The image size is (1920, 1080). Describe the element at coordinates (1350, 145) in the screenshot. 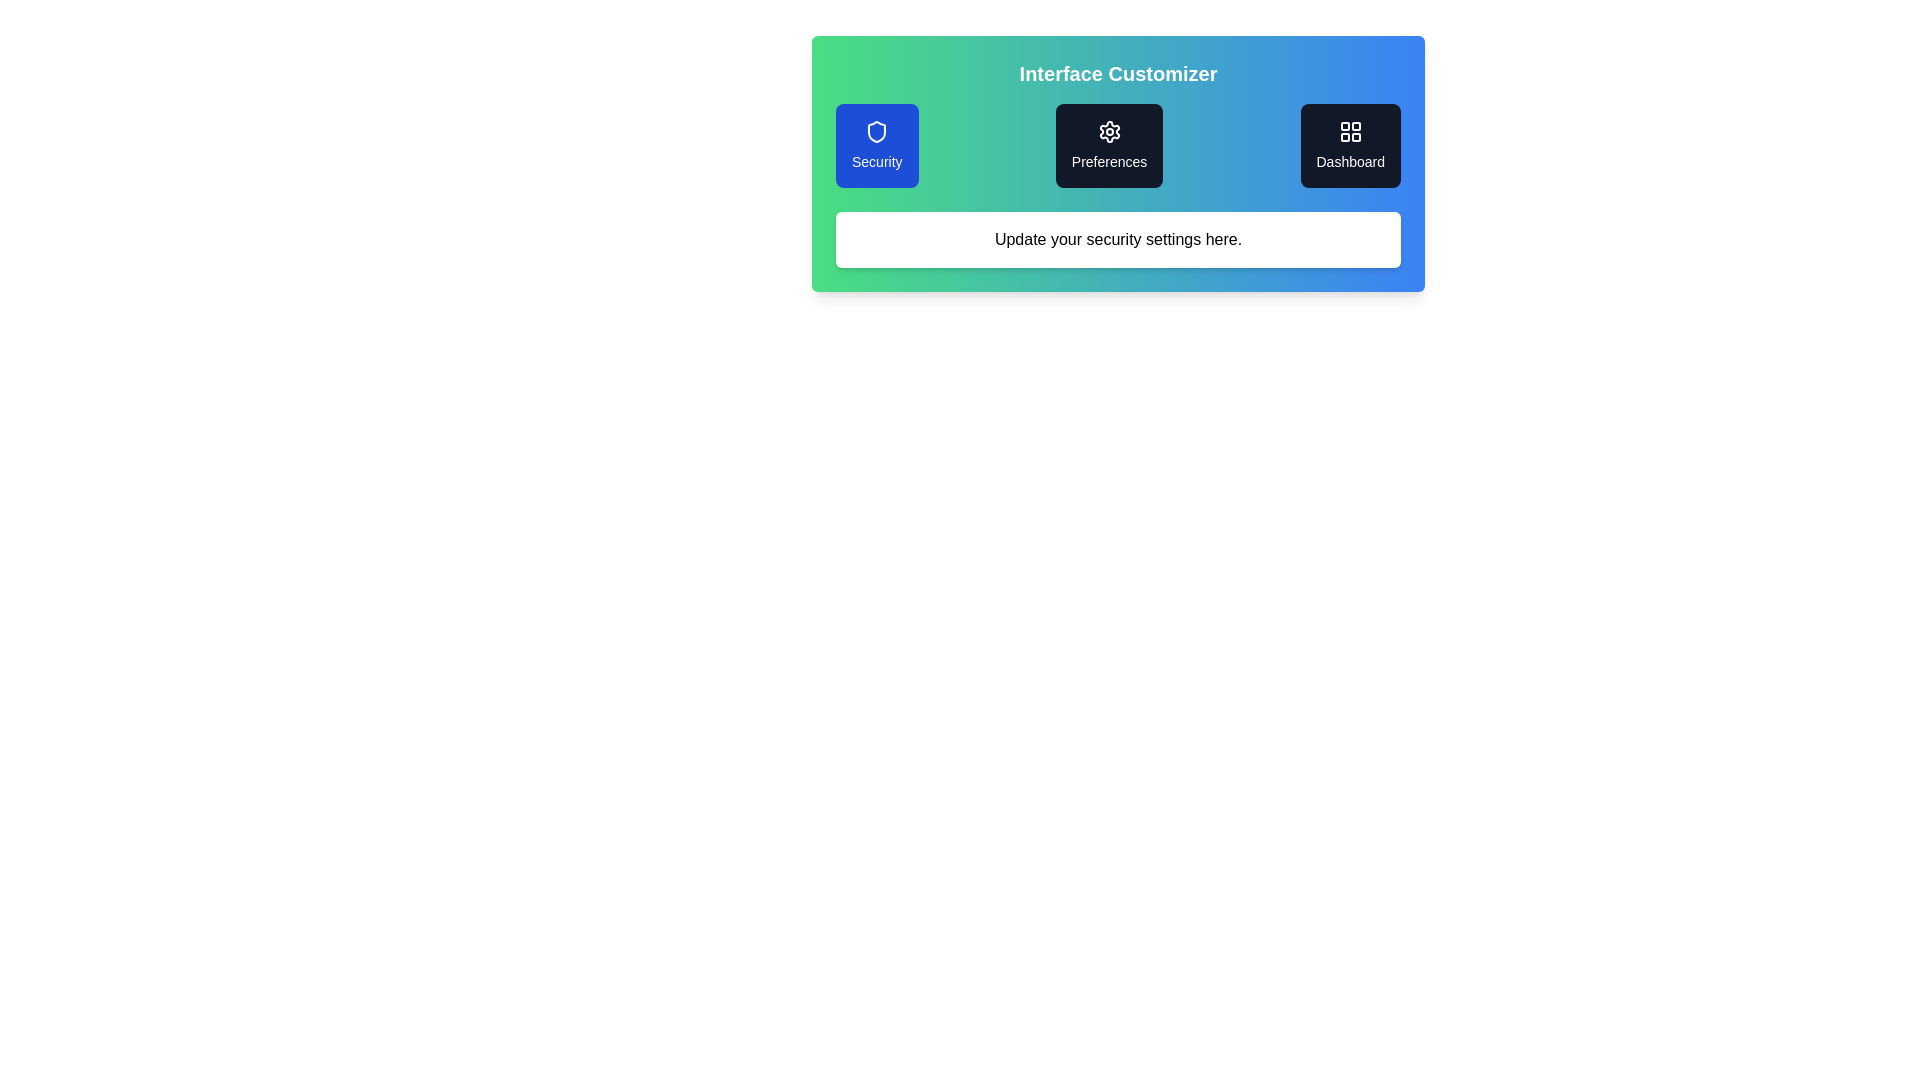

I see `the 'Dashboard' button, which is a rectangular UI component with a dark background and a grid layout icon` at that location.